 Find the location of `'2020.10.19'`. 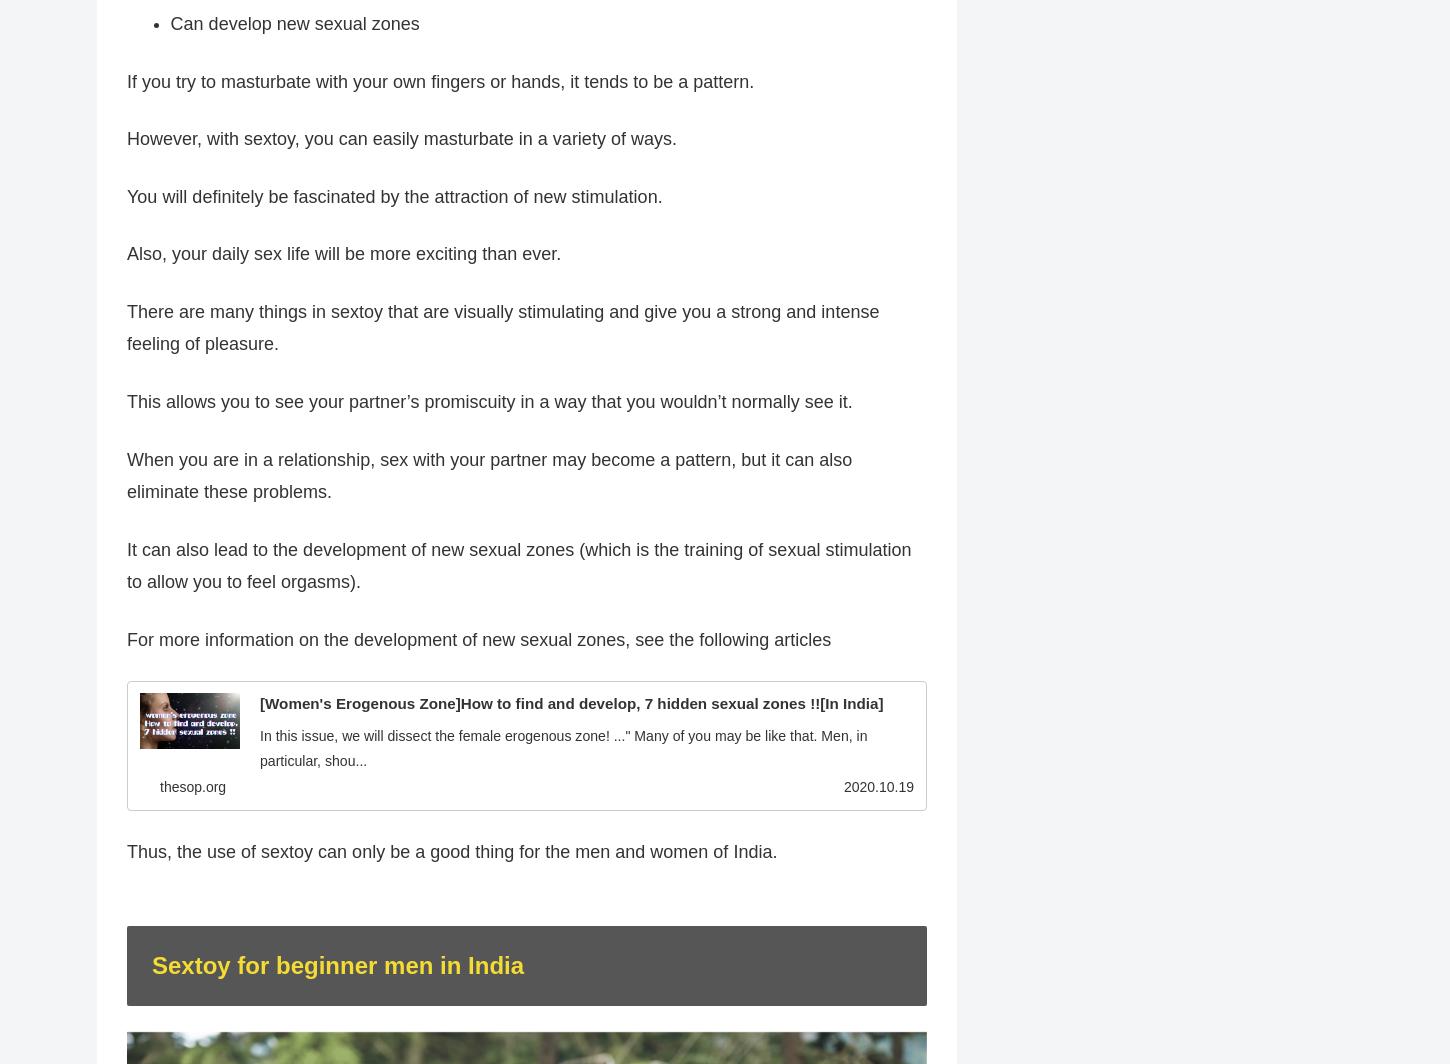

'2020.10.19' is located at coordinates (877, 787).